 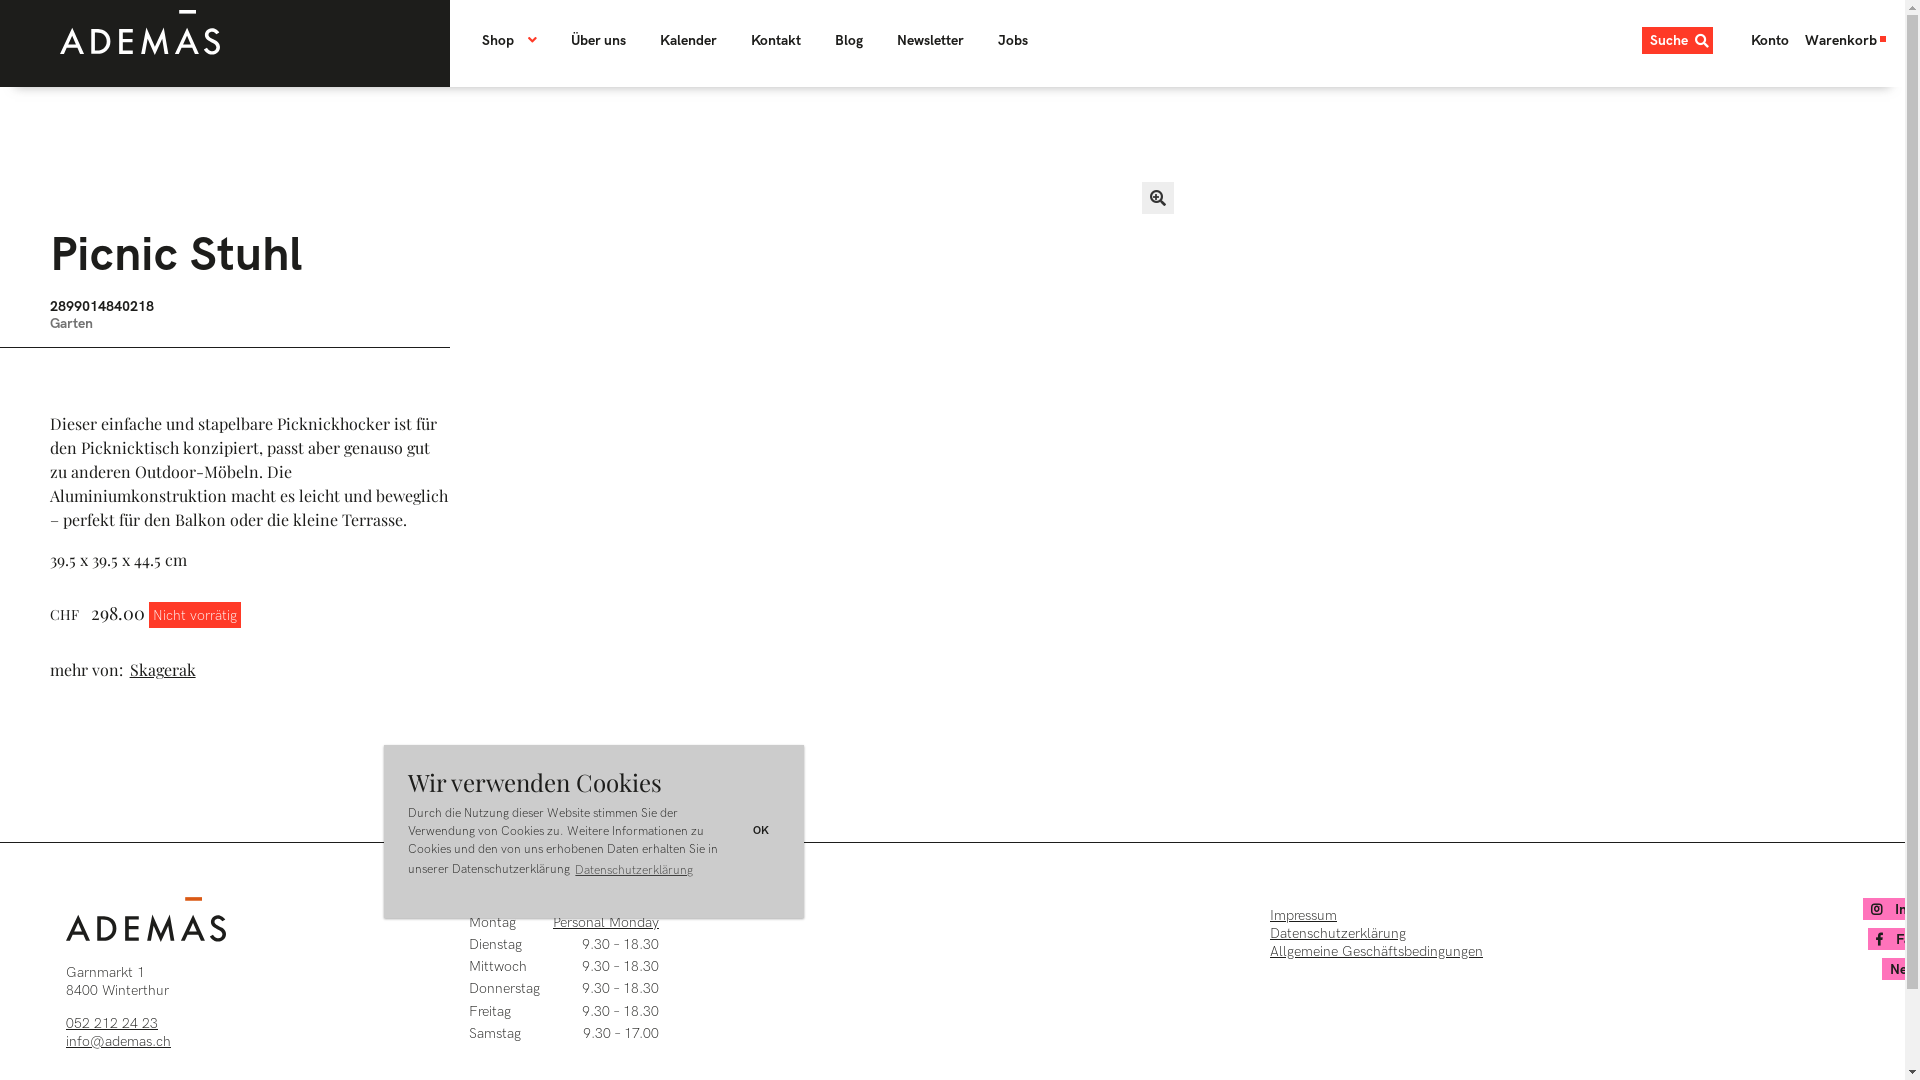 What do you see at coordinates (1741, 40) in the screenshot?
I see `'Konto'` at bounding box center [1741, 40].